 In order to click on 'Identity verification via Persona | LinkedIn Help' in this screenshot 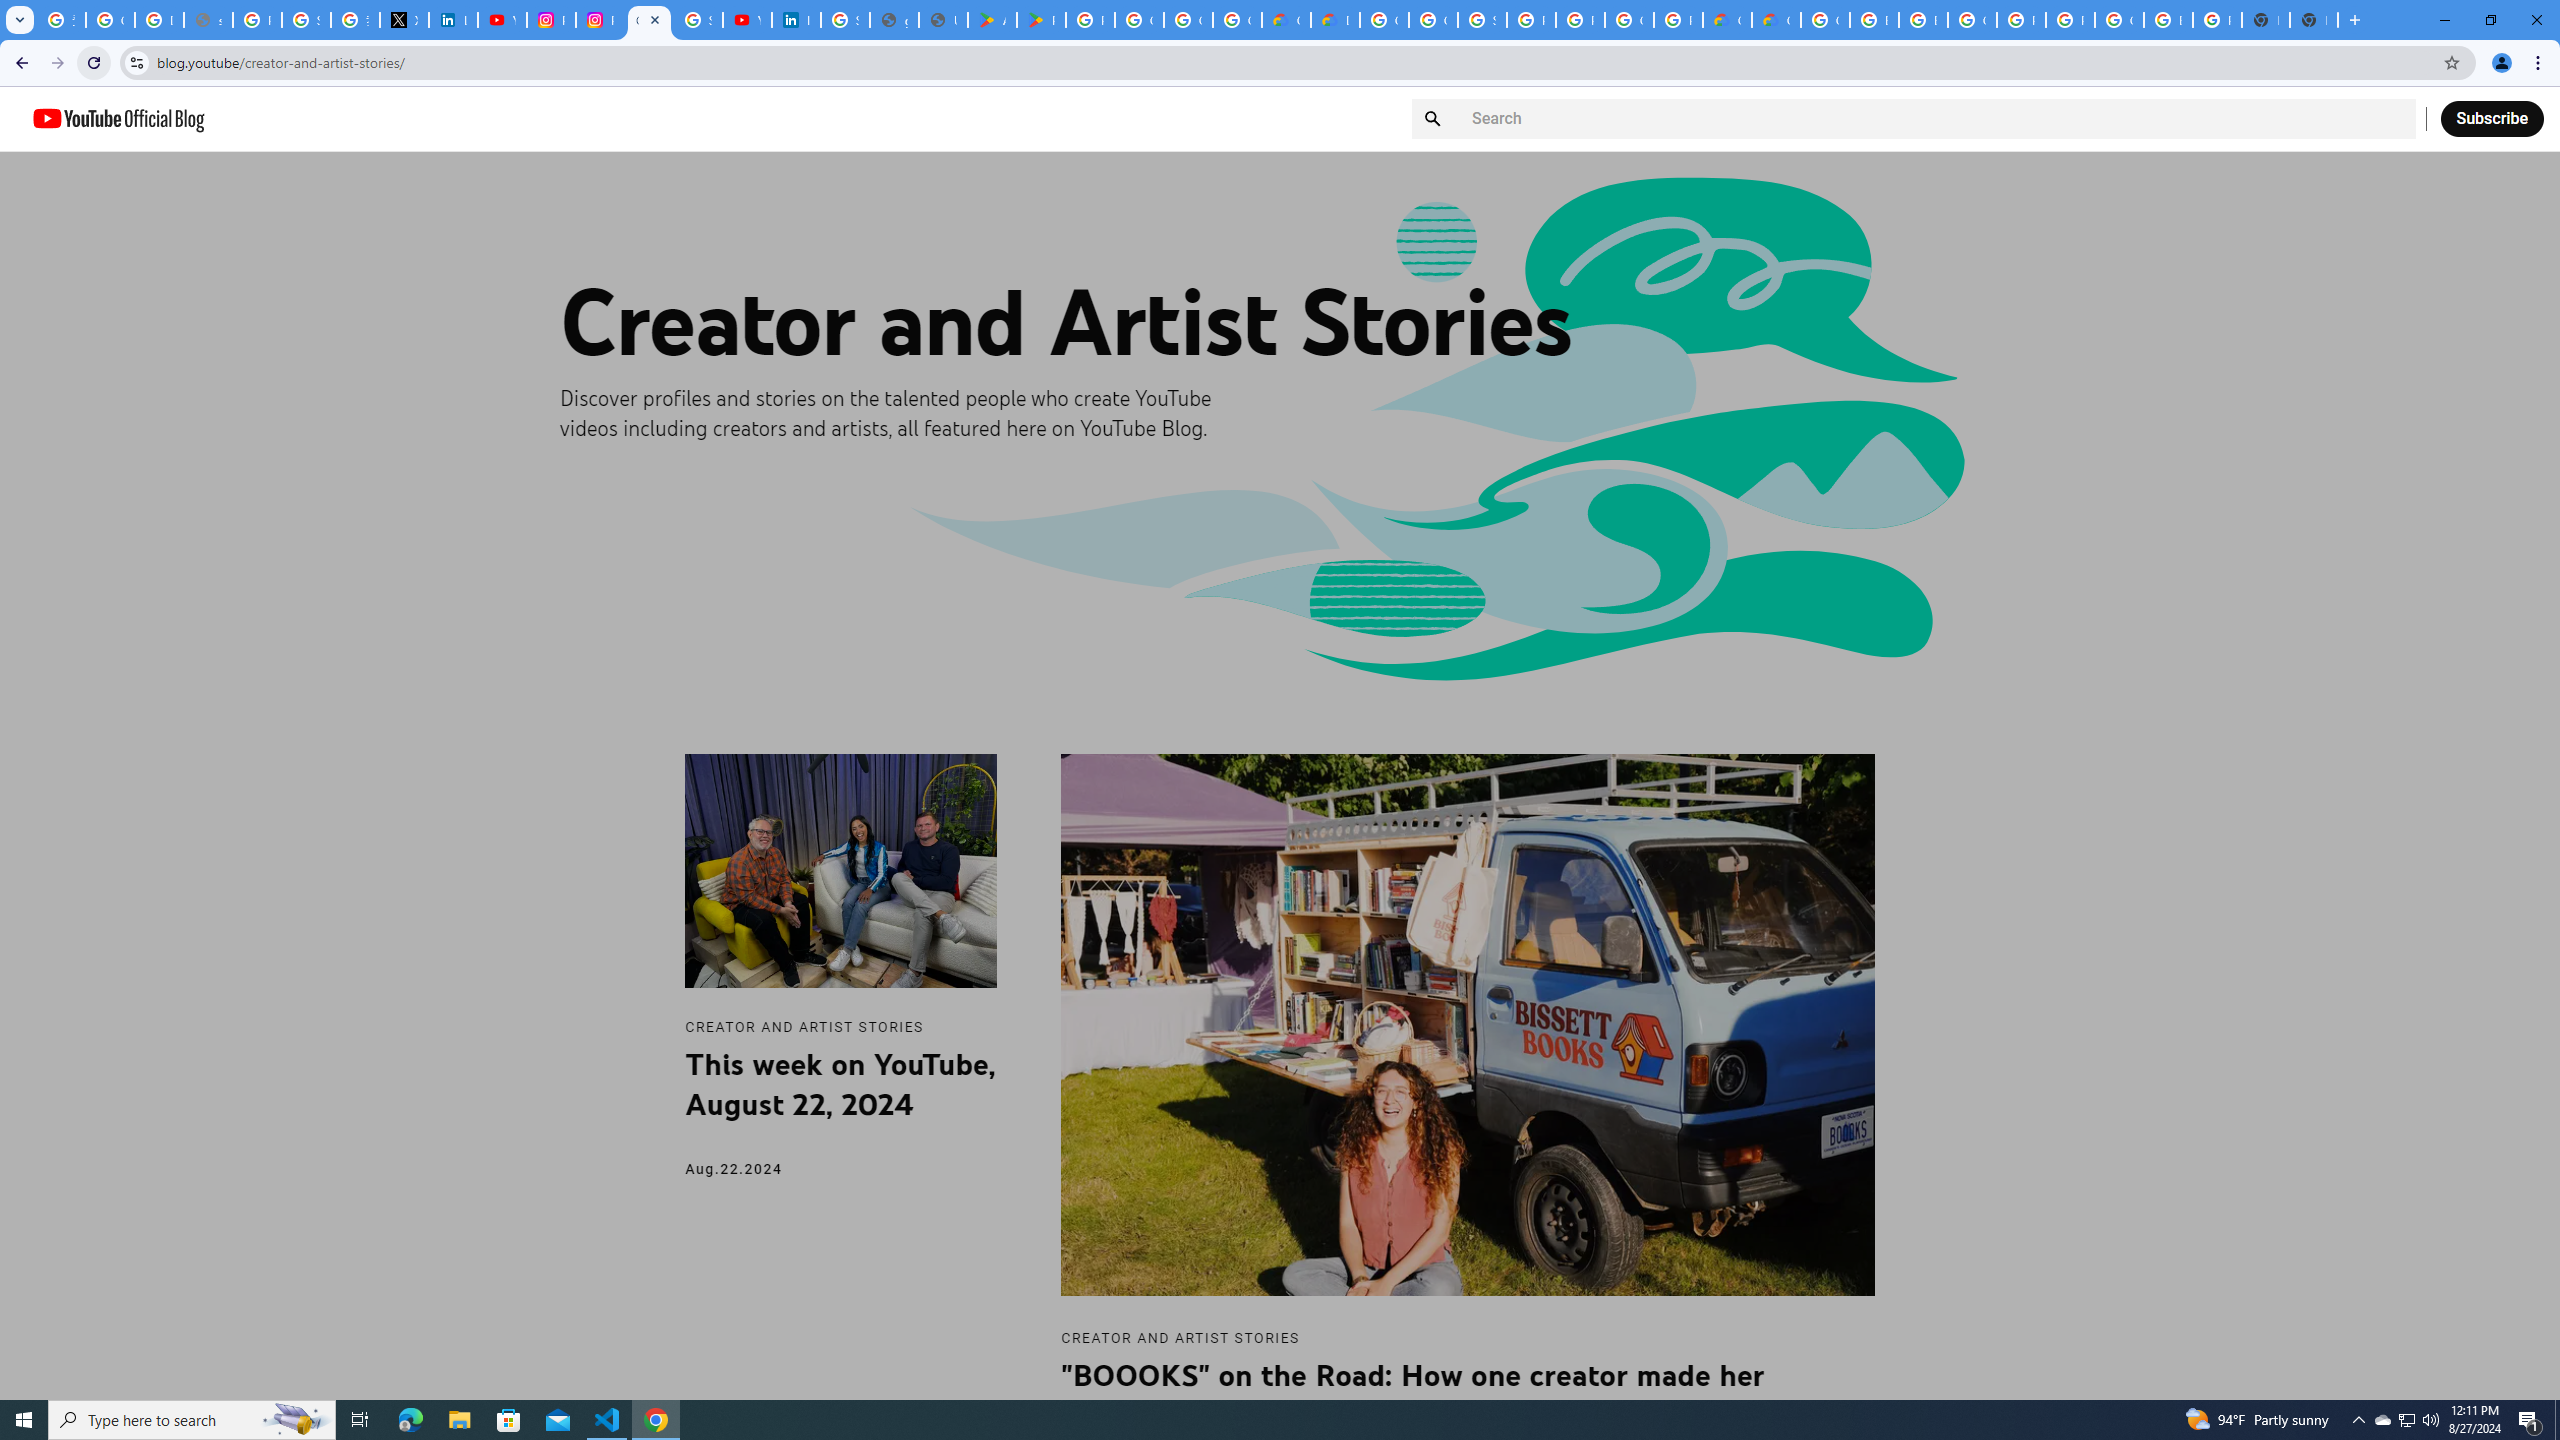, I will do `click(795, 19)`.